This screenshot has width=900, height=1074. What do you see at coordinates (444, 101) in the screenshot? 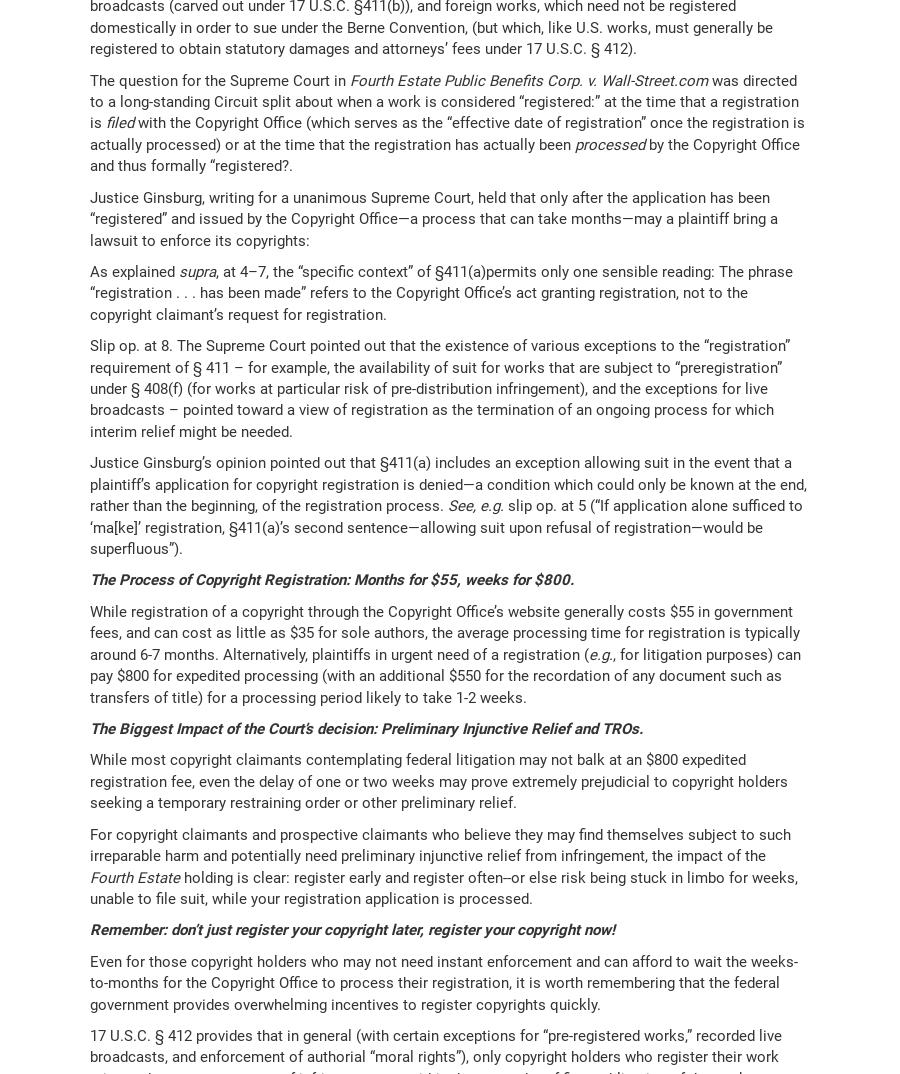
I see `'was directed to a long-standing Circuit split about when a work is considered “registered:” at the time that a registration is'` at bounding box center [444, 101].